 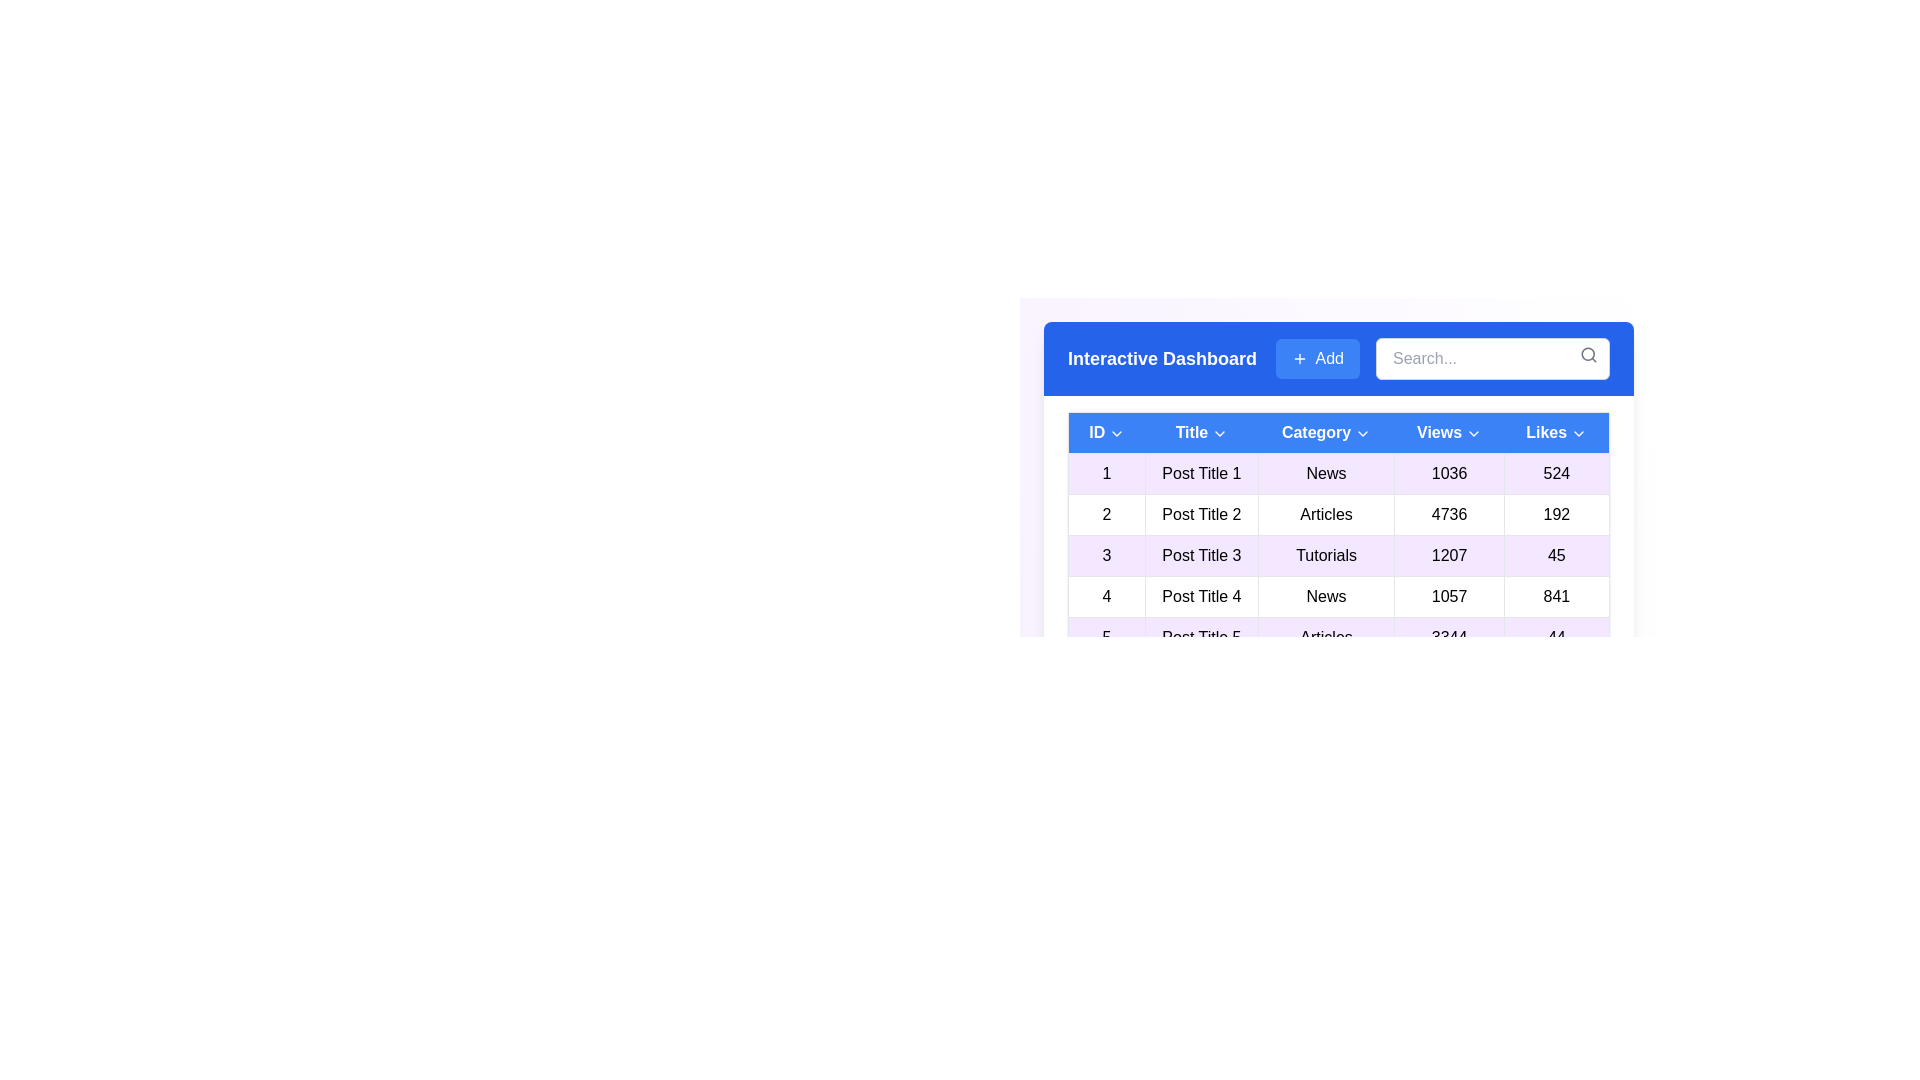 What do you see at coordinates (1554, 431) in the screenshot?
I see `the column header to sort by Likes` at bounding box center [1554, 431].